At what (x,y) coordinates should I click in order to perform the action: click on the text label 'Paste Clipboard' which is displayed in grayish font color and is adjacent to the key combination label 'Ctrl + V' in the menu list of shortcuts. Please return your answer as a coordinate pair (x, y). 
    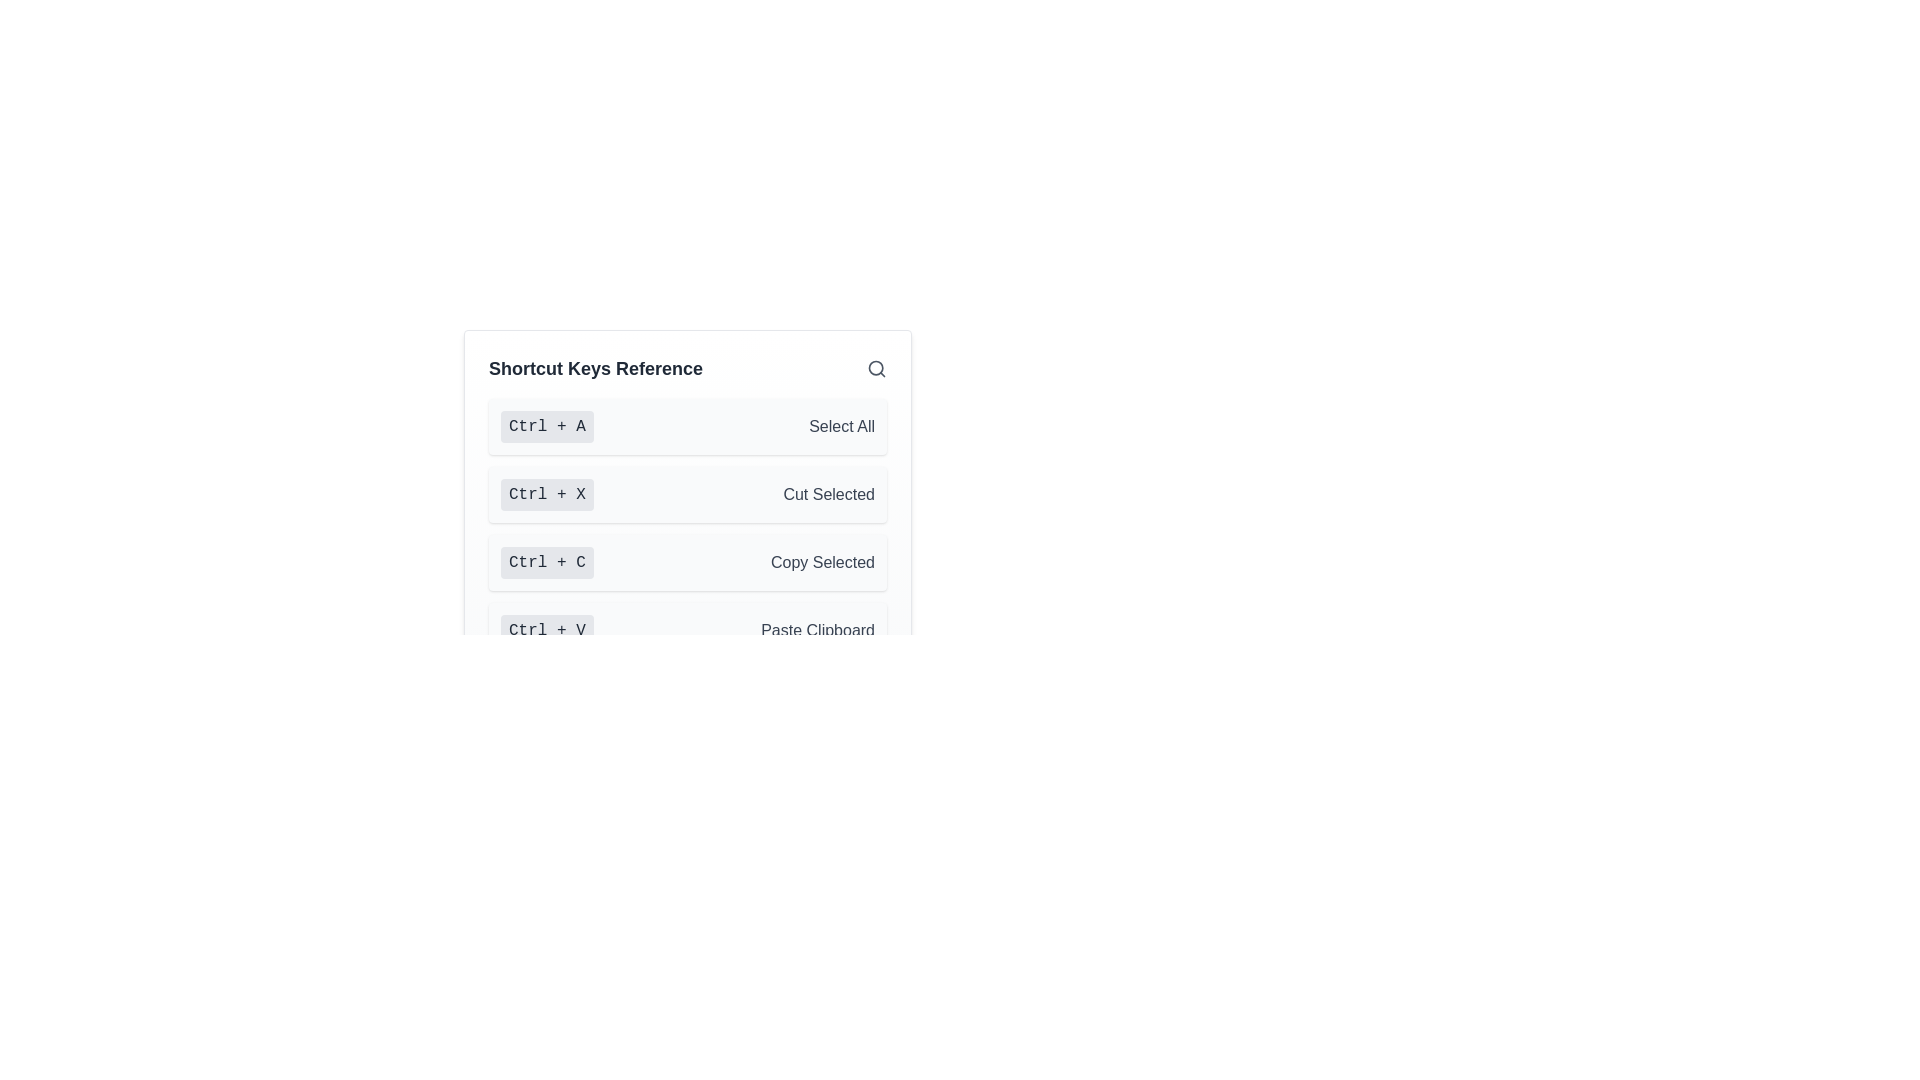
    Looking at the image, I should click on (818, 631).